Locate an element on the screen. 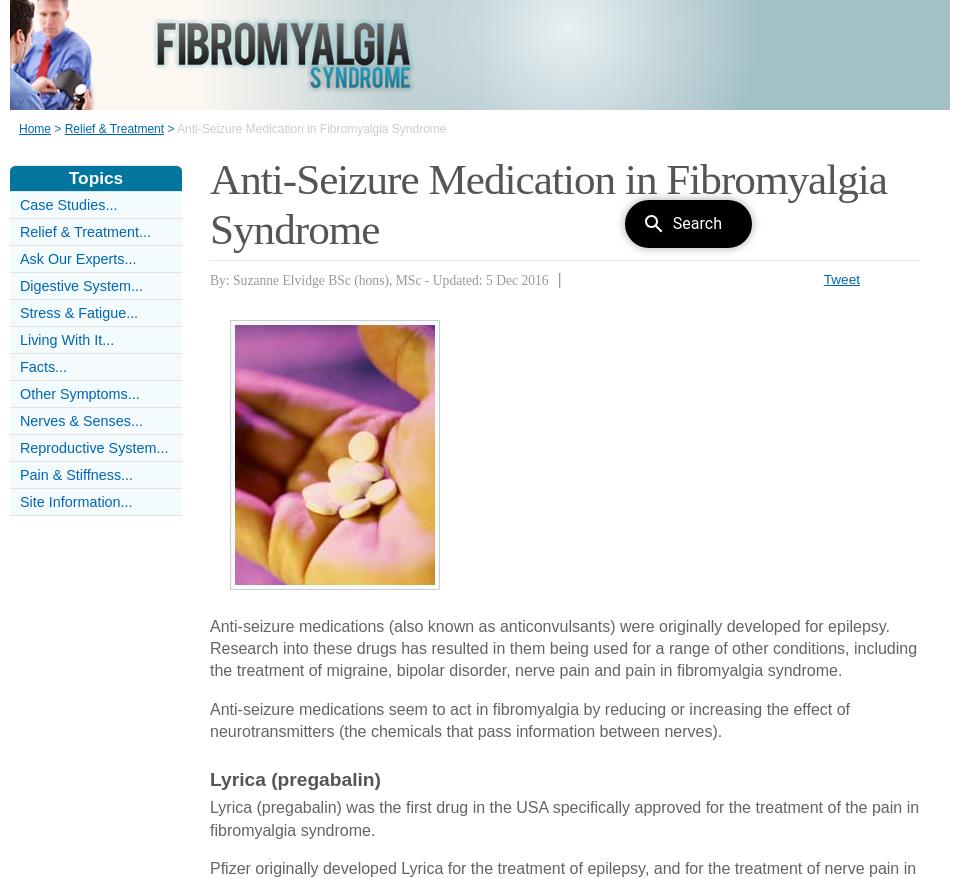 This screenshot has width=960, height=879. 'Anti-seizure medications seem to act in fibromyalgia by reducing or increasing the effect of neurotransmitters (the chemicals that pass information between nerves).' is located at coordinates (529, 719).